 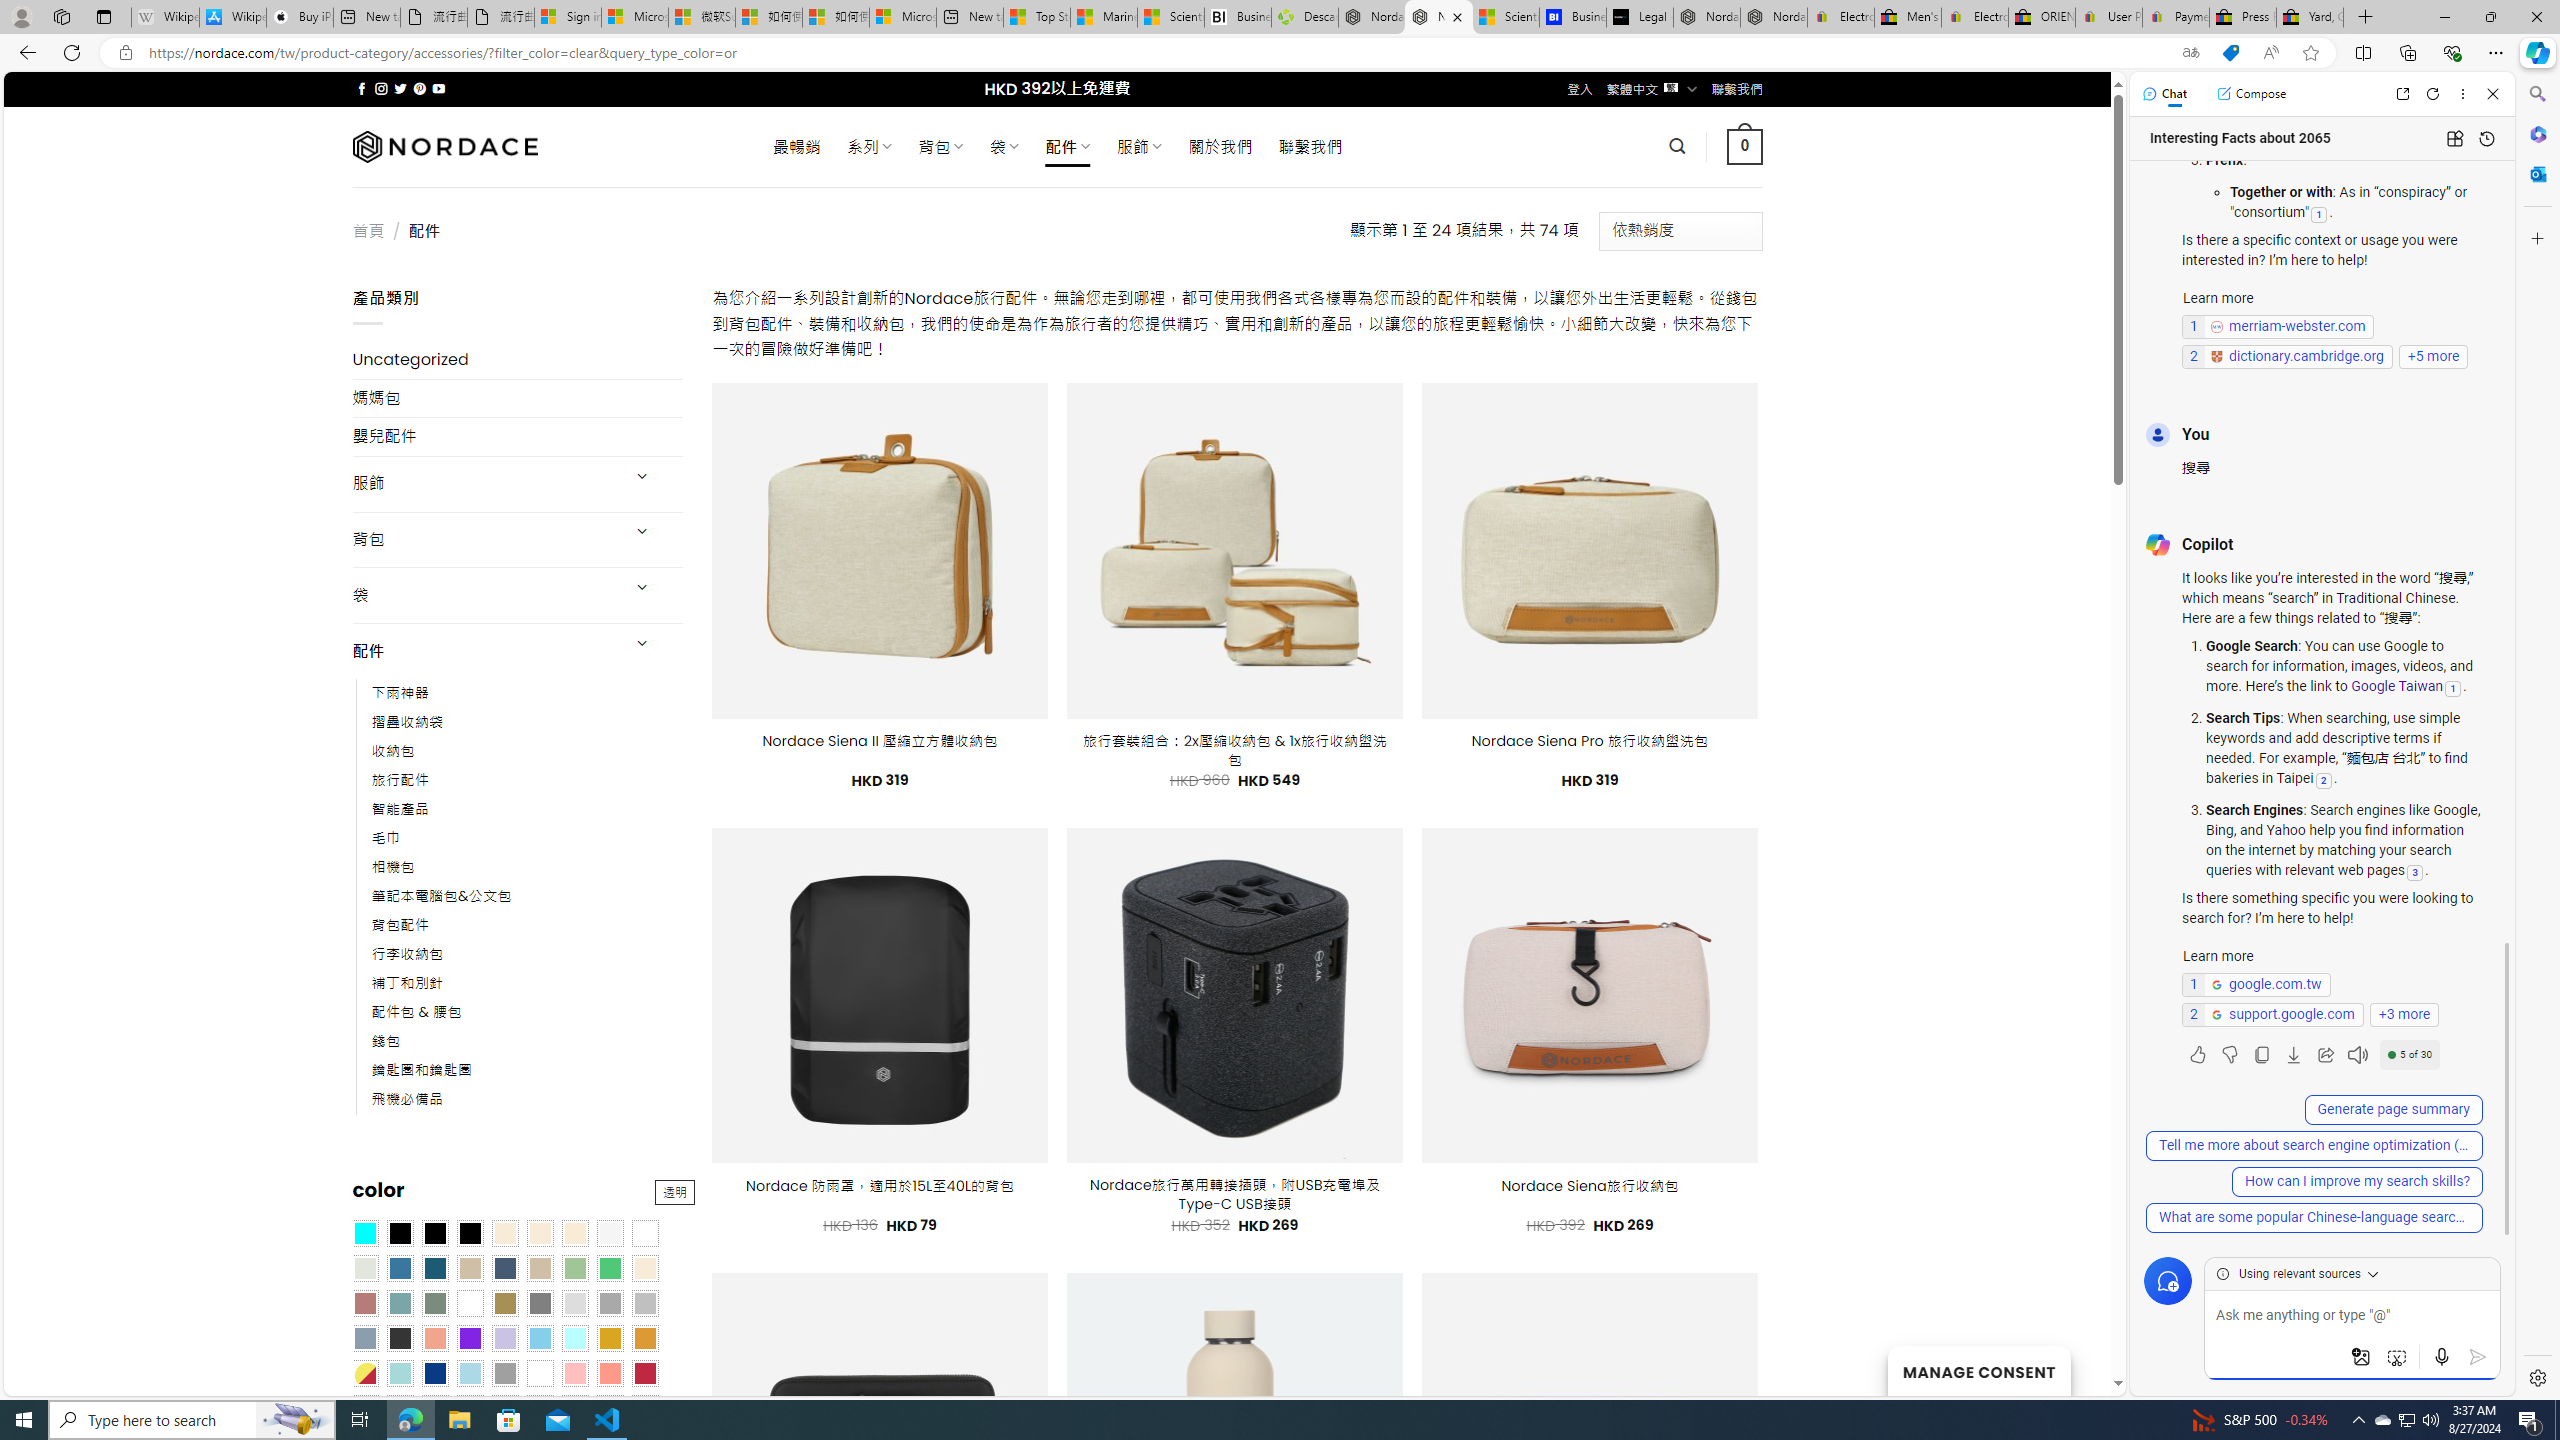 What do you see at coordinates (517, 360) in the screenshot?
I see `'Uncategorized'` at bounding box center [517, 360].